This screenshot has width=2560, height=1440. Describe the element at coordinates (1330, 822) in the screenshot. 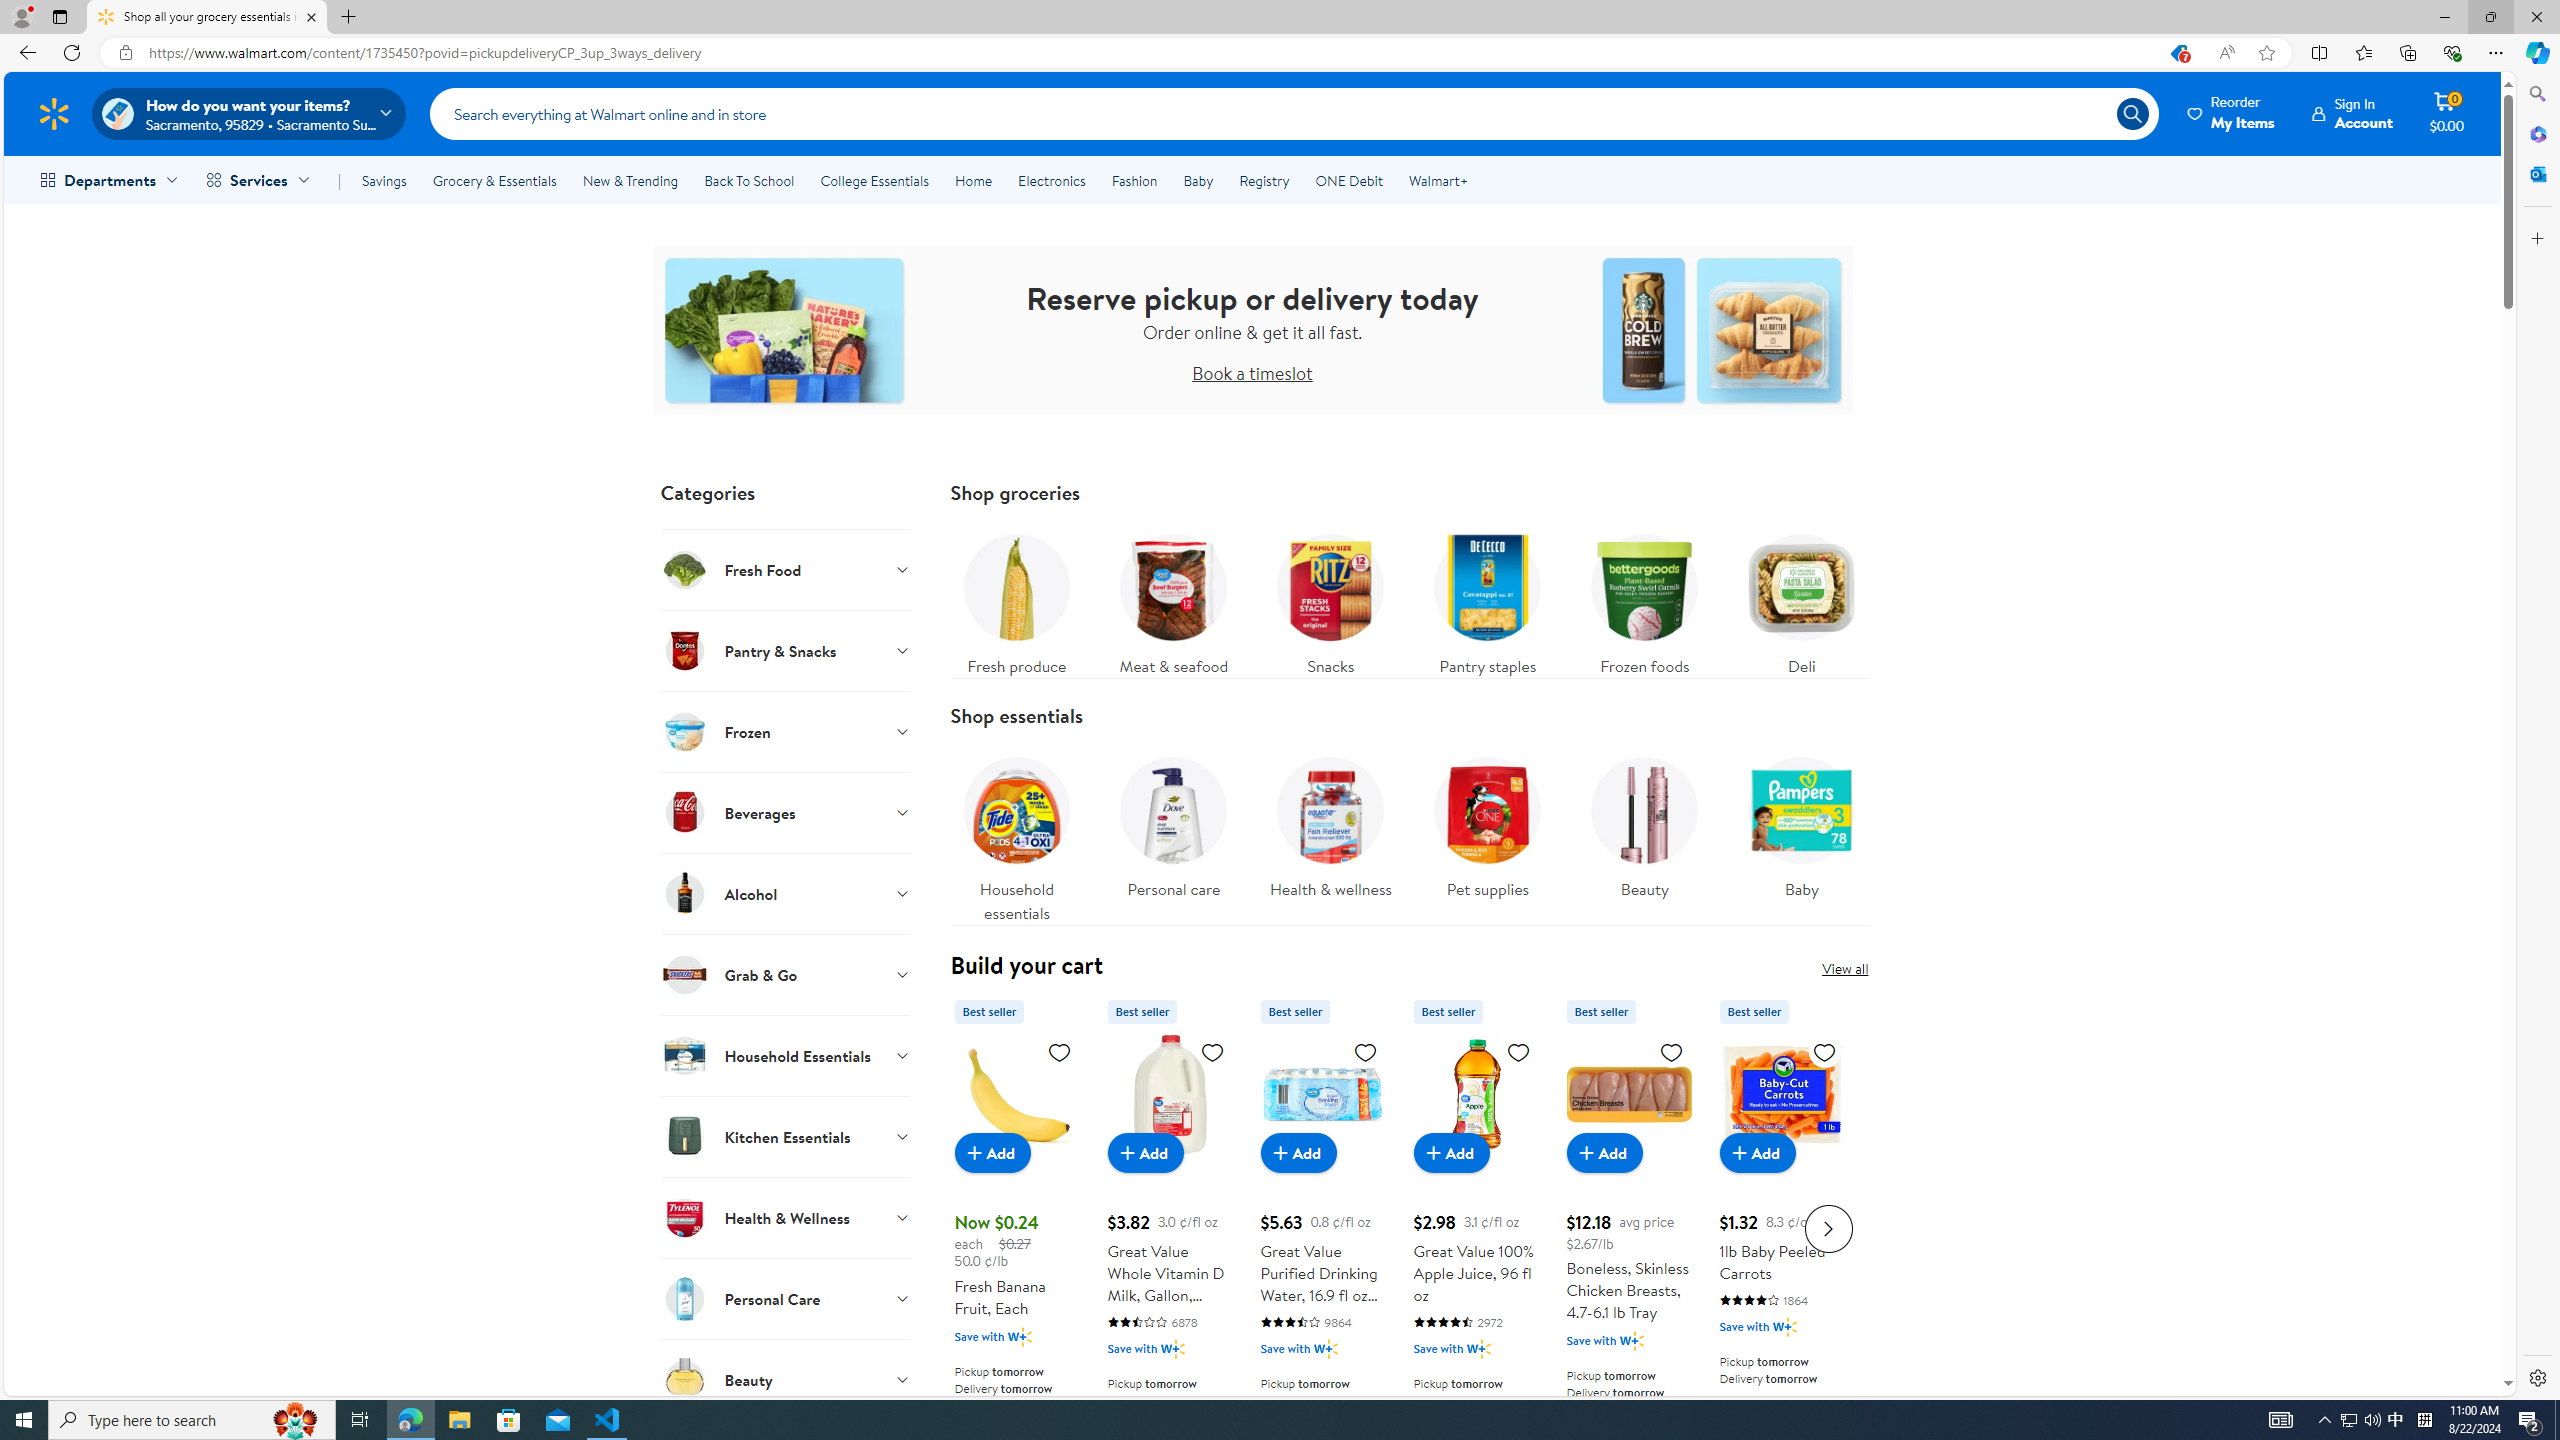

I see `'Health & wellness'` at that location.